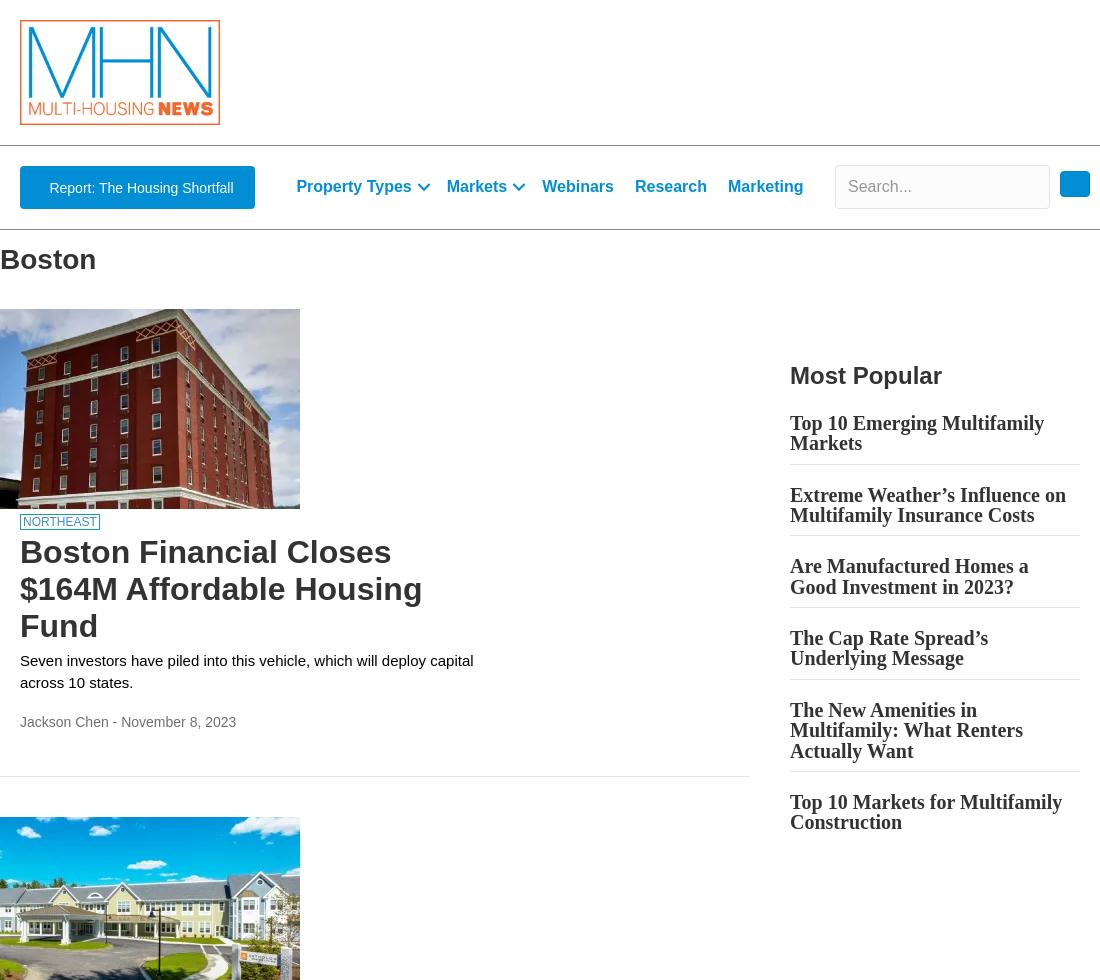 Image resolution: width=1100 pixels, height=980 pixels. I want to click on 'Research', so click(634, 186).